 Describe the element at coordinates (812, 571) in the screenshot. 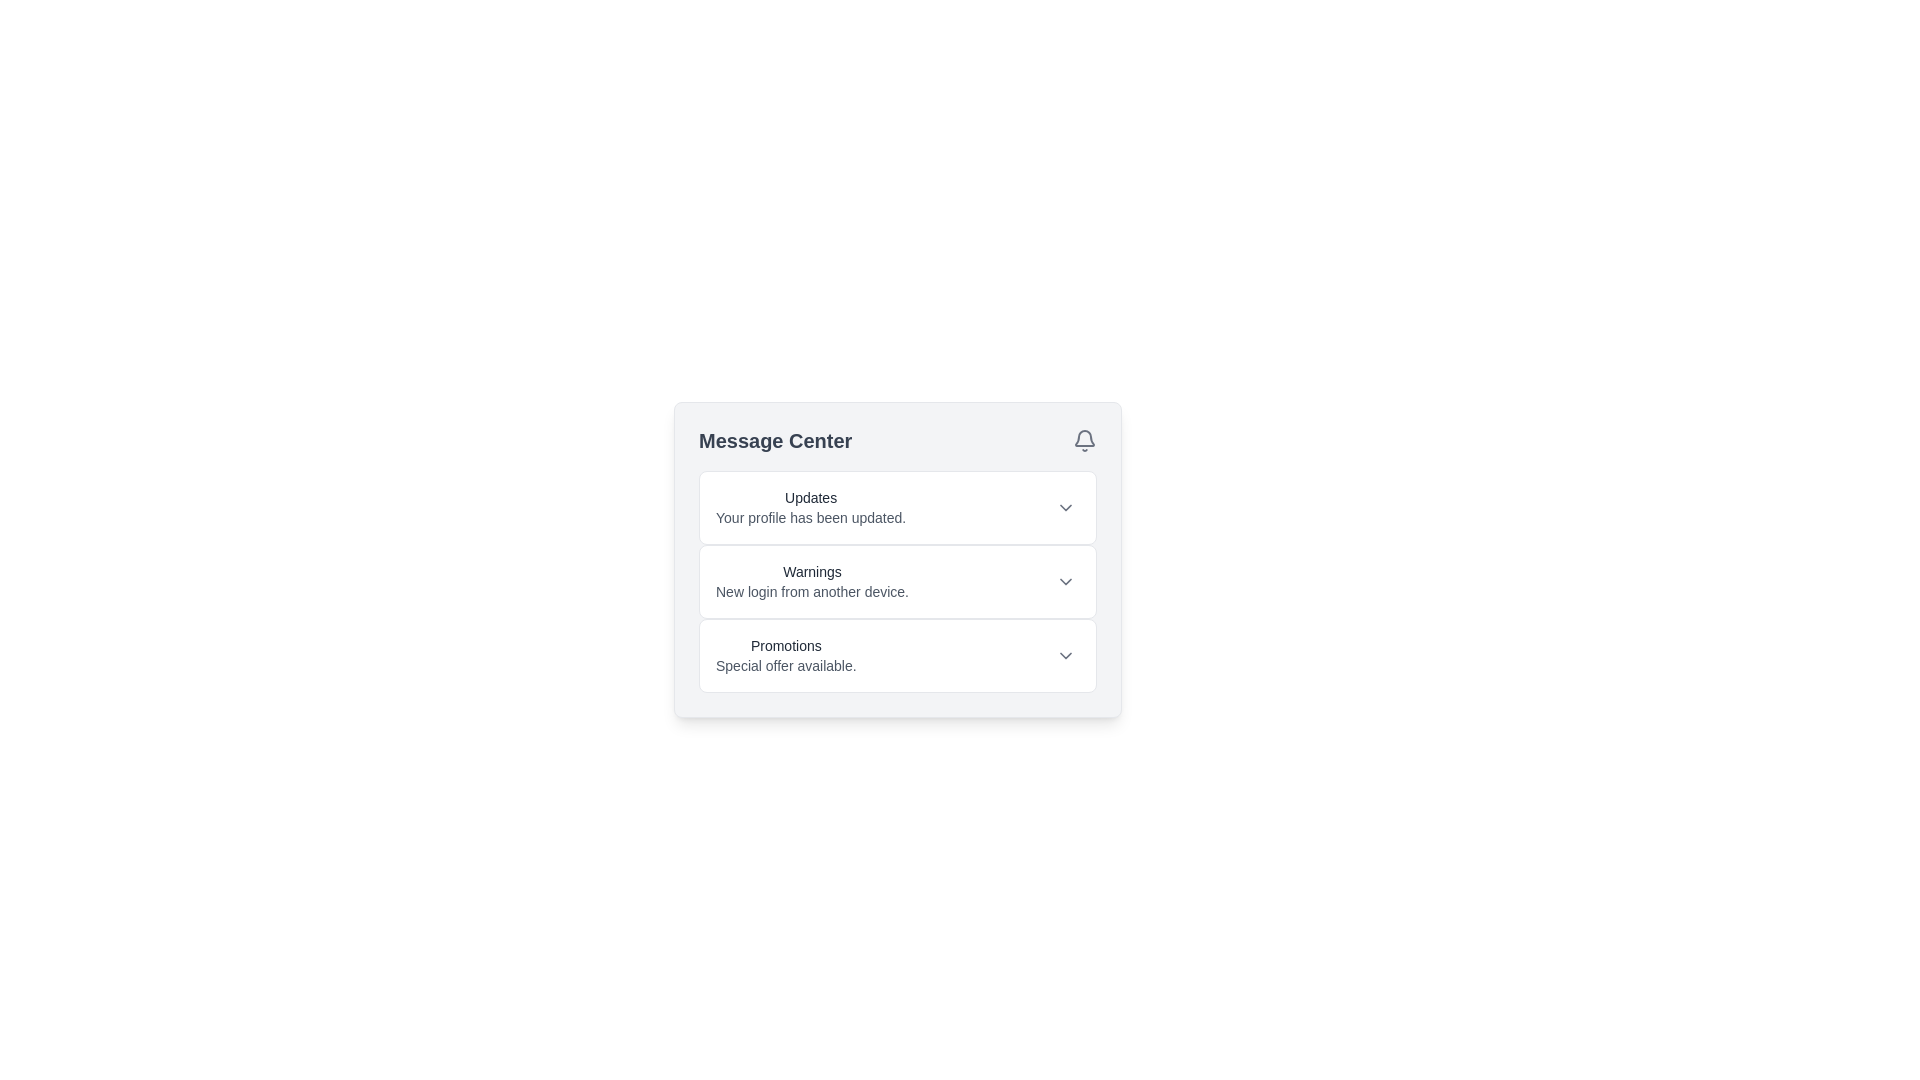

I see `the 'Warnings' label, which is styled with a small bold font in dark gray, located in the 'Message Center' panel between 'Updates' and 'Promotions'` at that location.